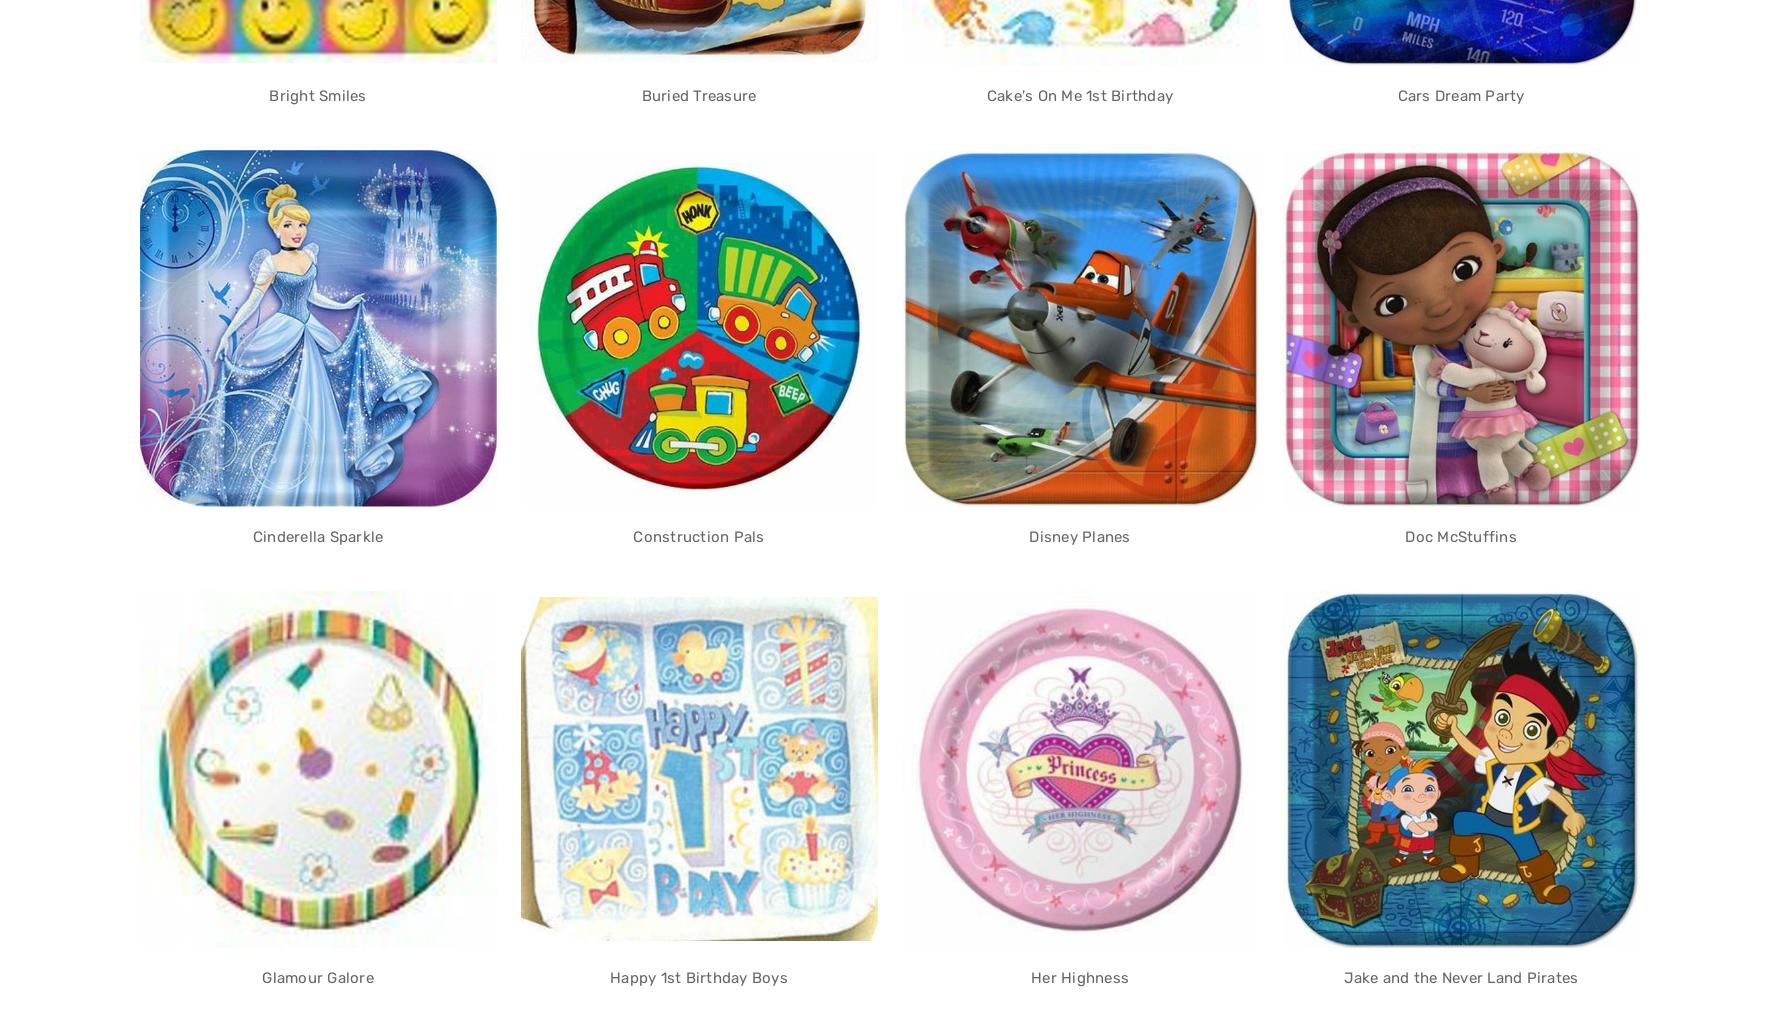 The width and height of the screenshot is (1779, 1024). What do you see at coordinates (1078, 535) in the screenshot?
I see `'Disney Planes'` at bounding box center [1078, 535].